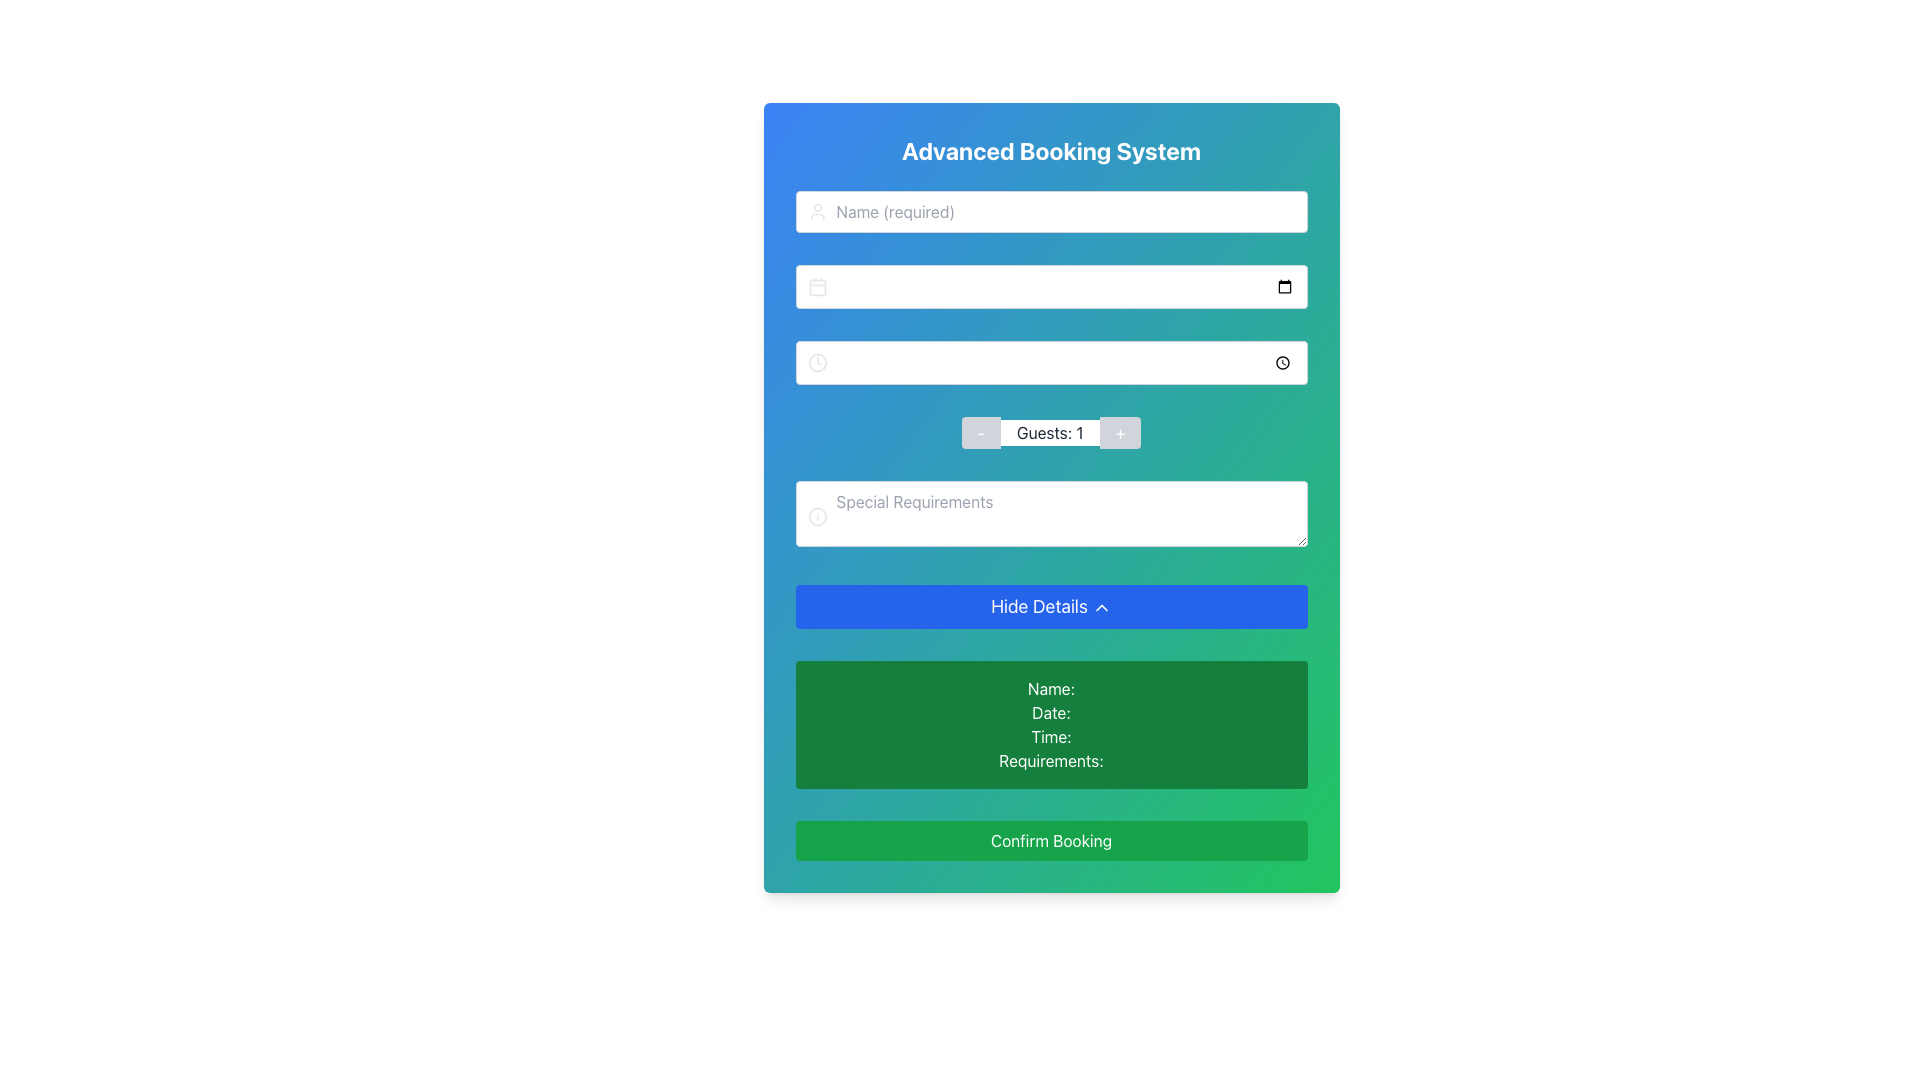 The image size is (1920, 1080). What do you see at coordinates (1050, 688) in the screenshot?
I see `the 'Name:' text label, which is the first label in a vertical list of similar labels, displayed in white sans-serif font on a dark green background` at bounding box center [1050, 688].